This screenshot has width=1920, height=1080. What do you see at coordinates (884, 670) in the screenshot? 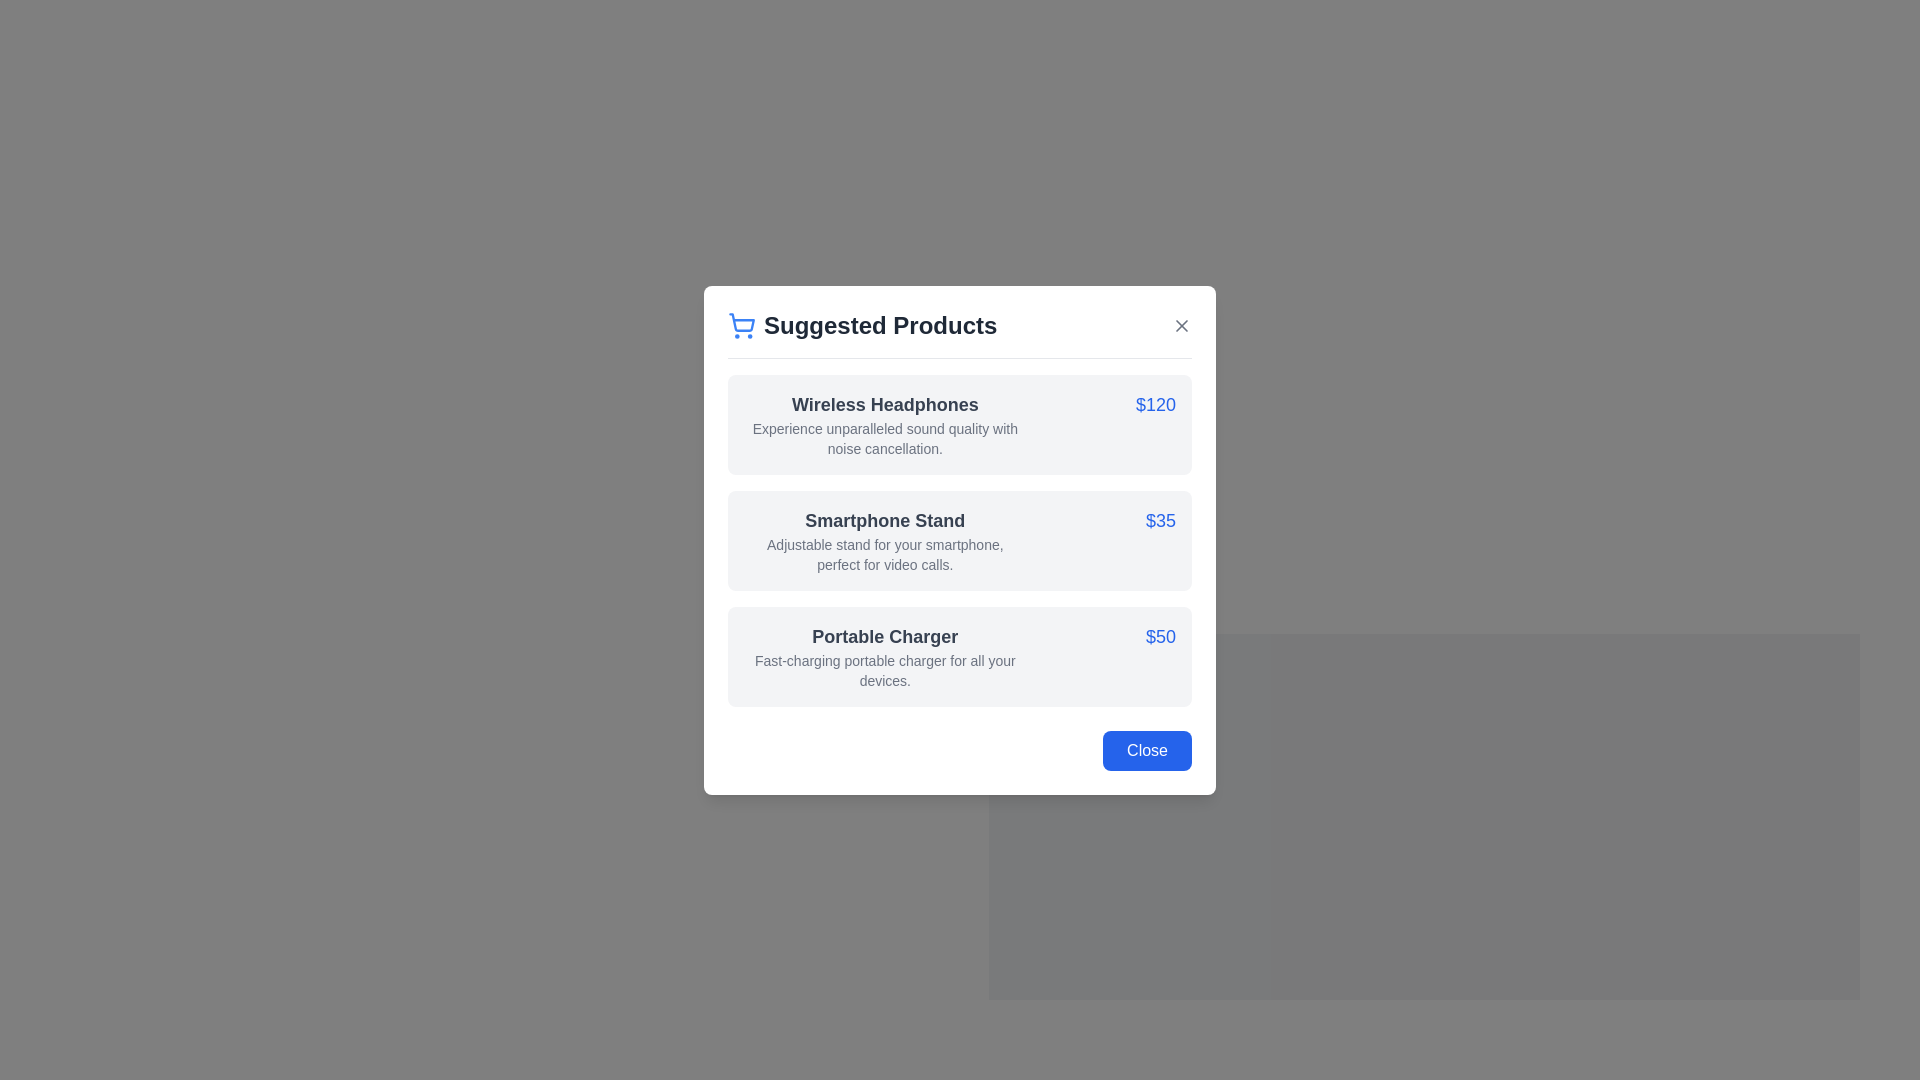
I see `the text block providing details about the 'Portable Charger' in the suggested products list, located beneath its title in the modal window` at bounding box center [884, 670].